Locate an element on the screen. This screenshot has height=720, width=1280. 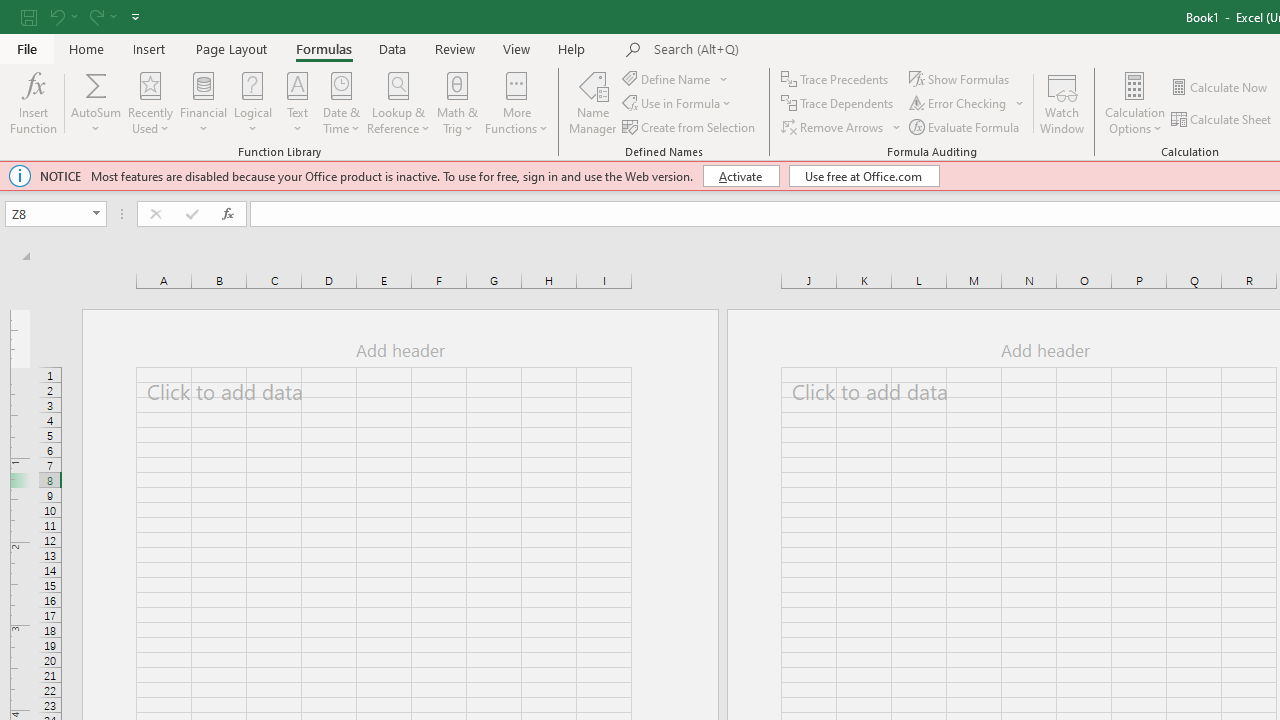
'Use in Formula' is located at coordinates (679, 103).